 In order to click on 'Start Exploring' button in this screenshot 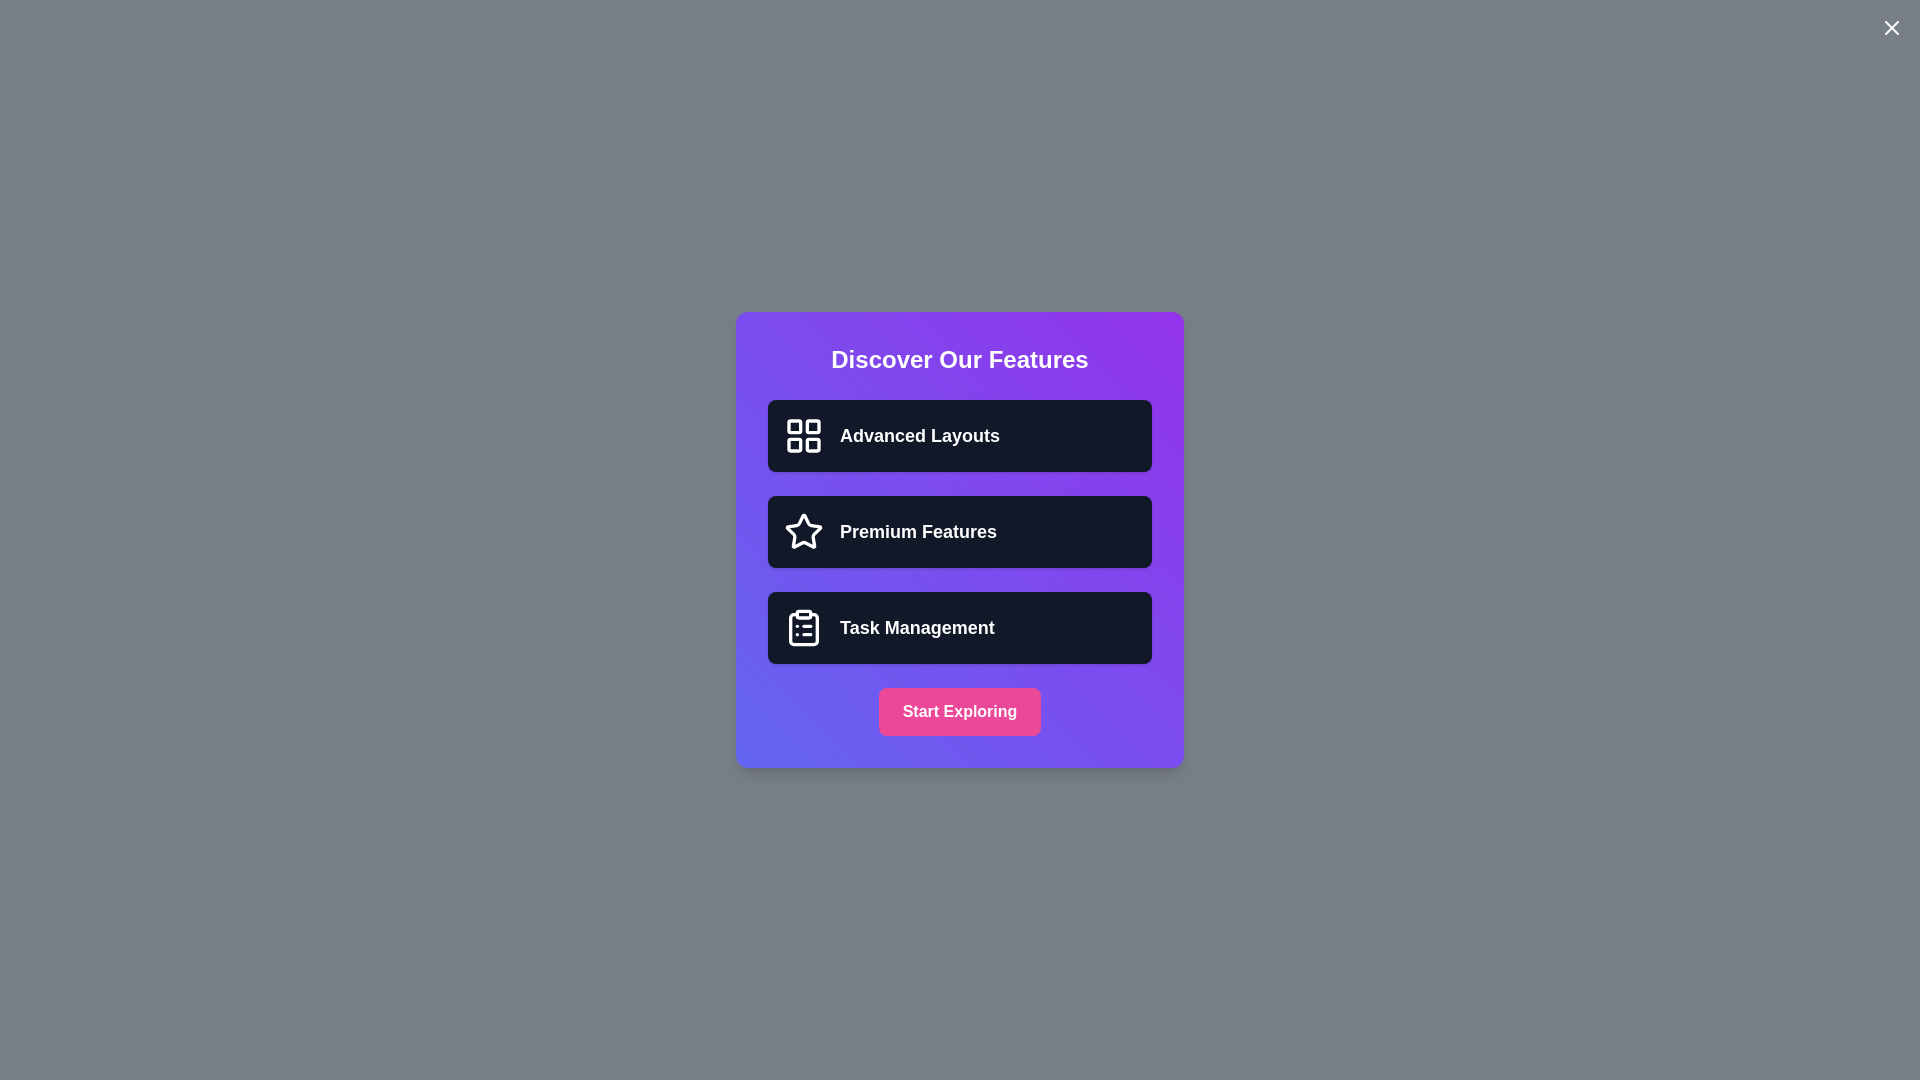, I will do `click(960, 711)`.